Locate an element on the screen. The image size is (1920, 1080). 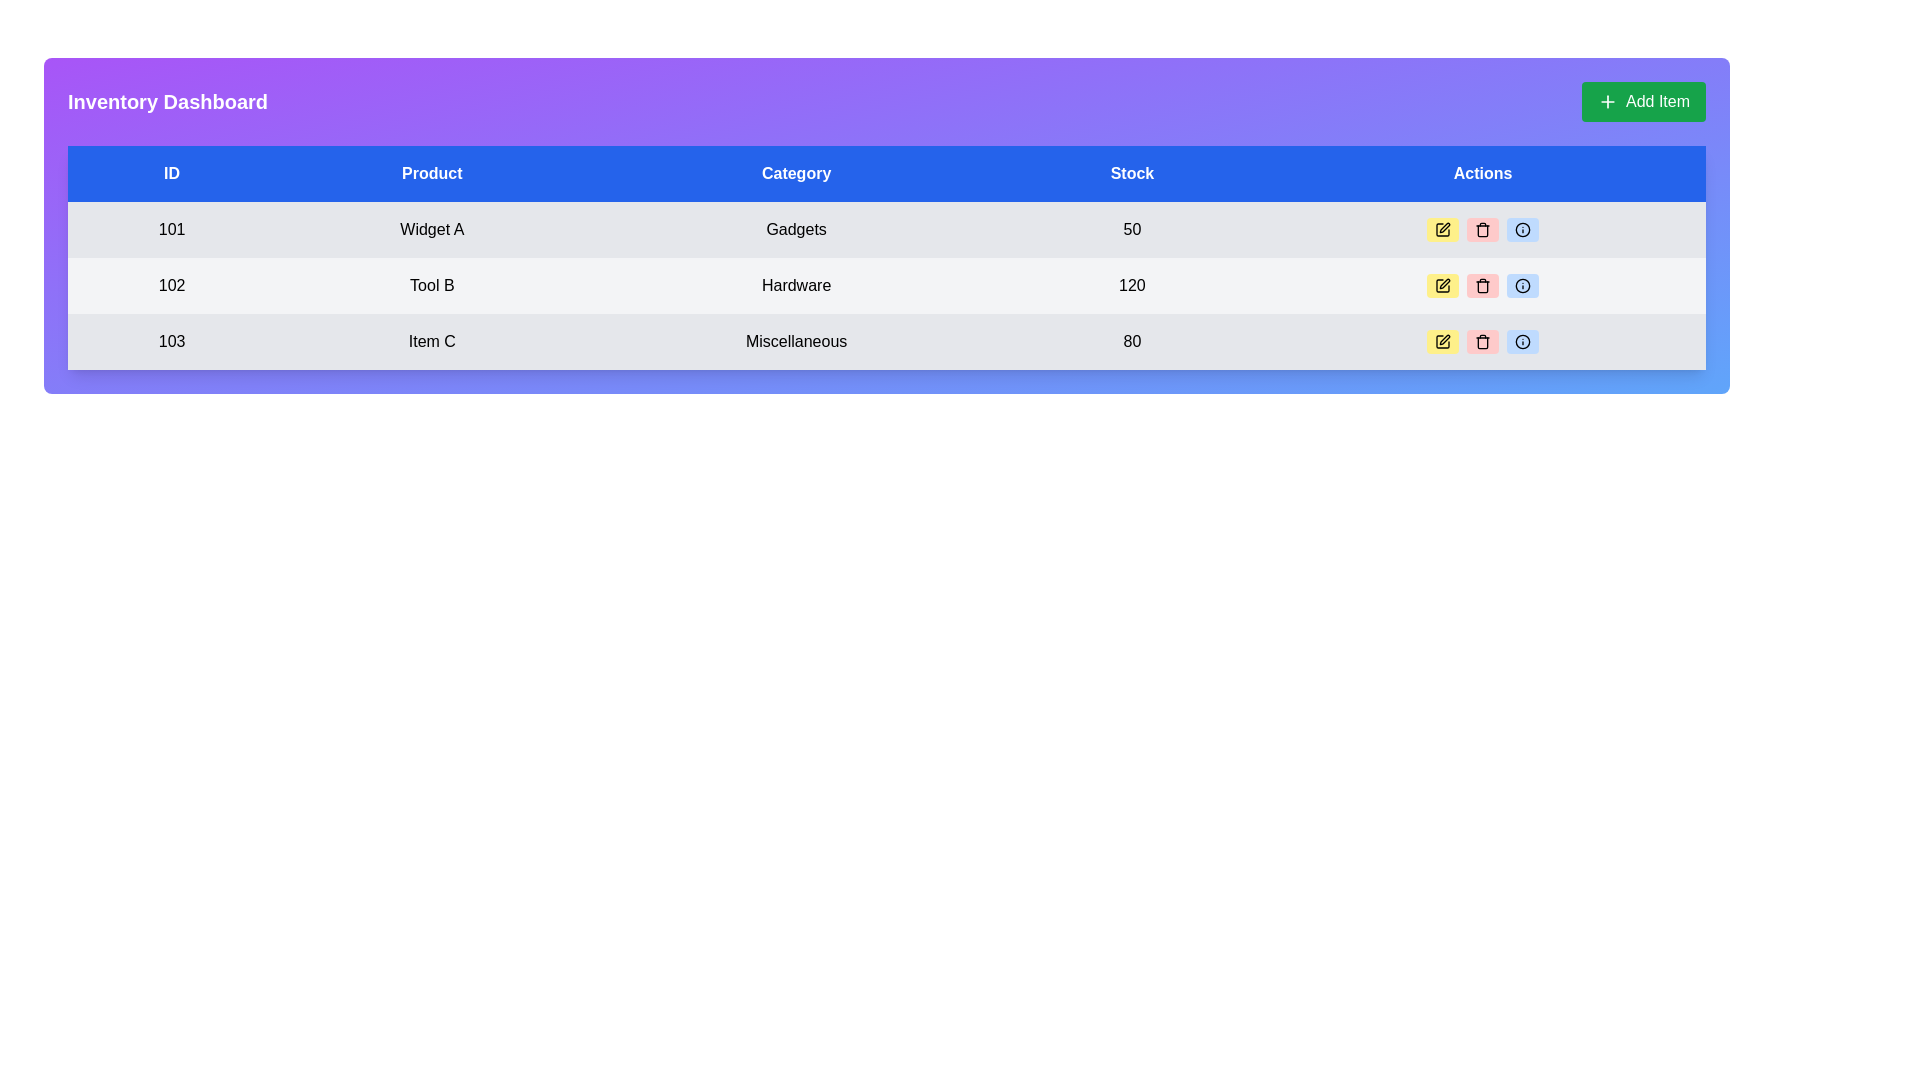
the third row in the table that displays '103', 'Item C', 'Miscellaneous', and '80' is located at coordinates (886, 341).